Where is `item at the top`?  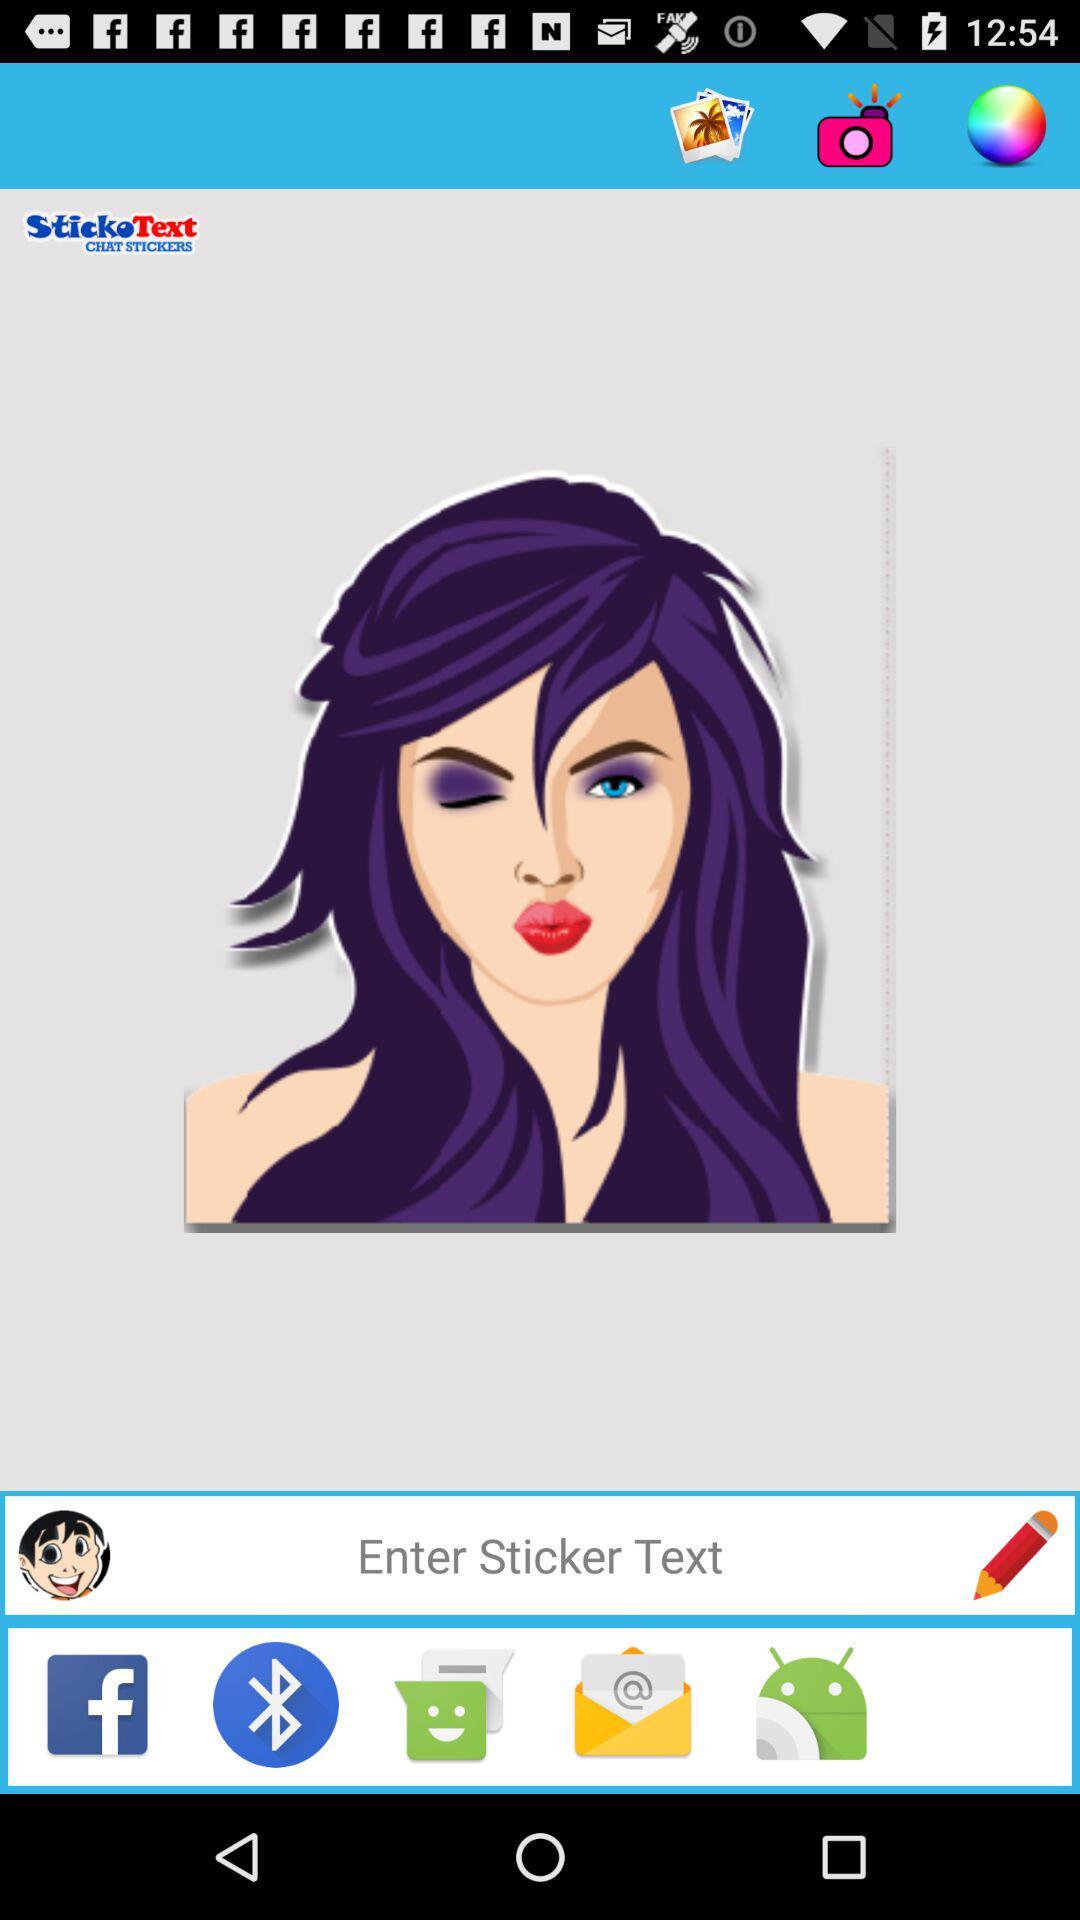
item at the top is located at coordinates (711, 124).